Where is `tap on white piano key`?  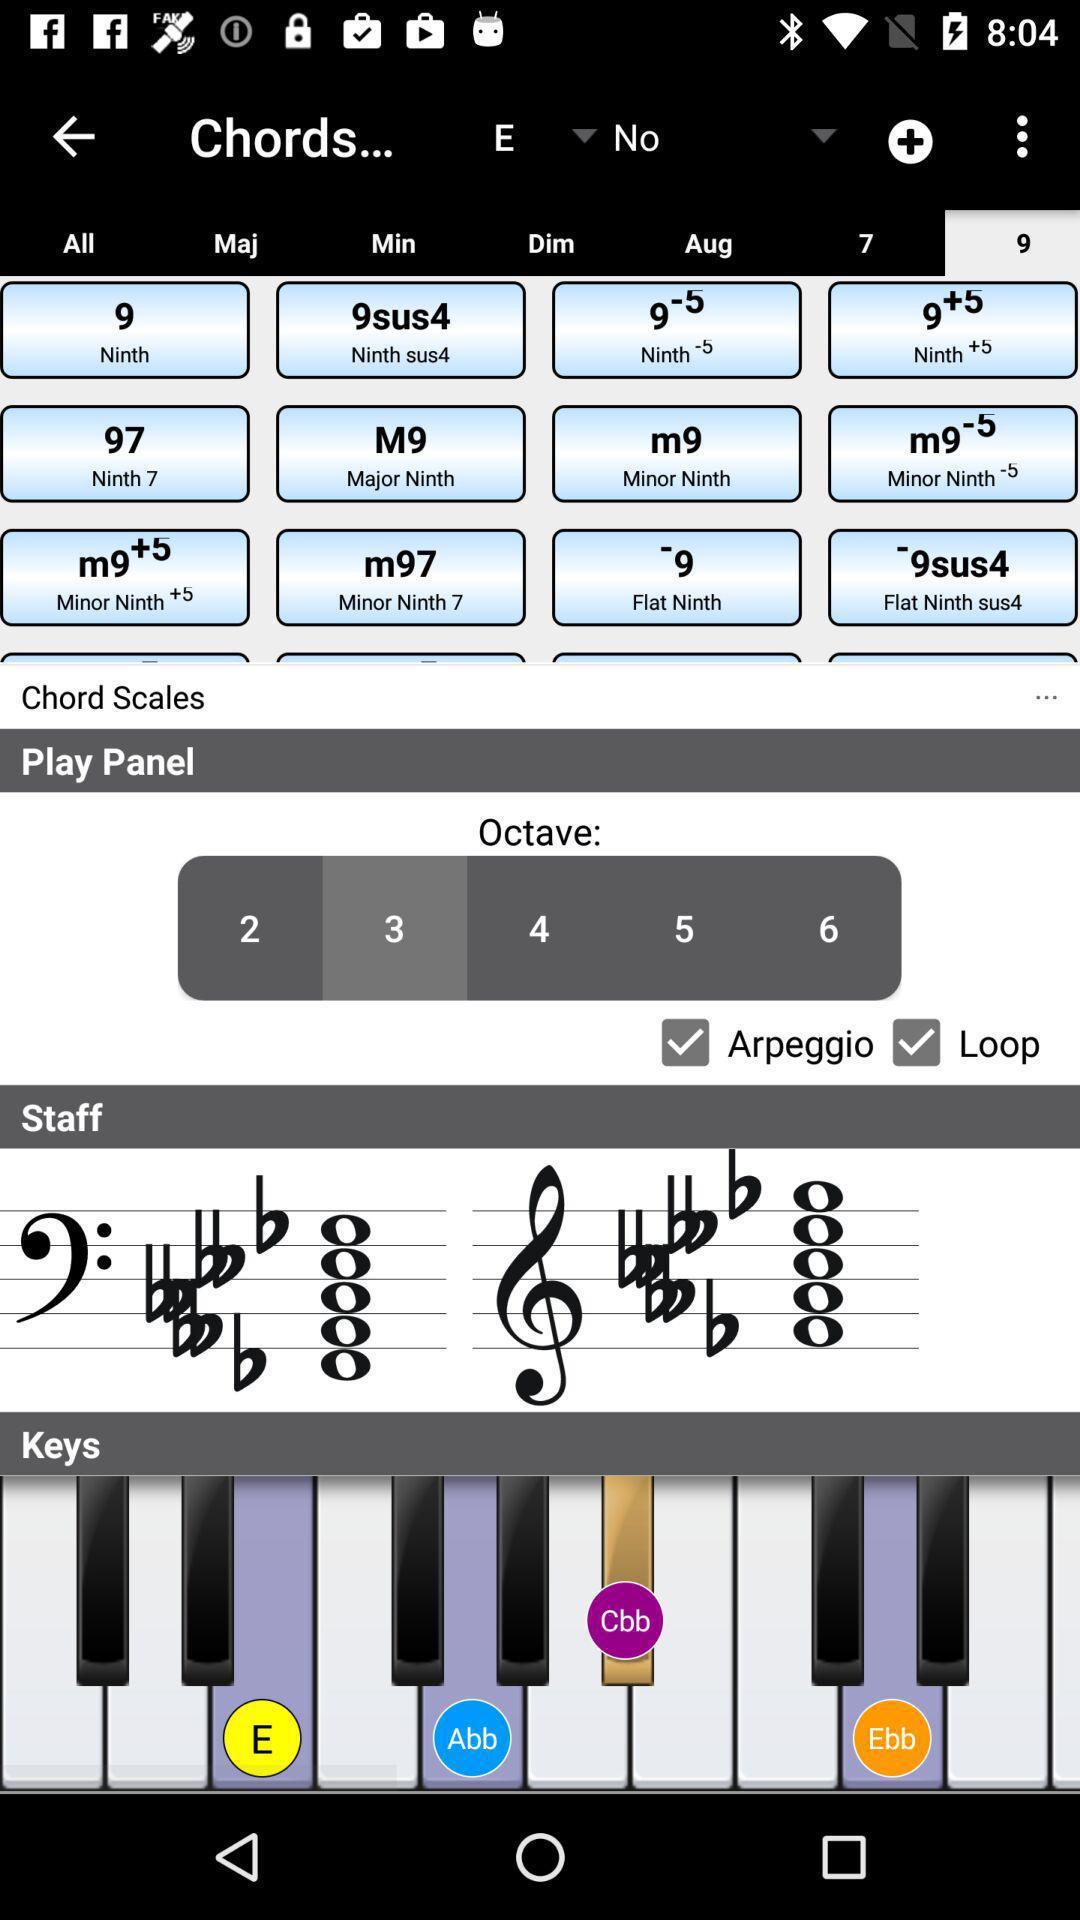 tap on white piano key is located at coordinates (997, 1633).